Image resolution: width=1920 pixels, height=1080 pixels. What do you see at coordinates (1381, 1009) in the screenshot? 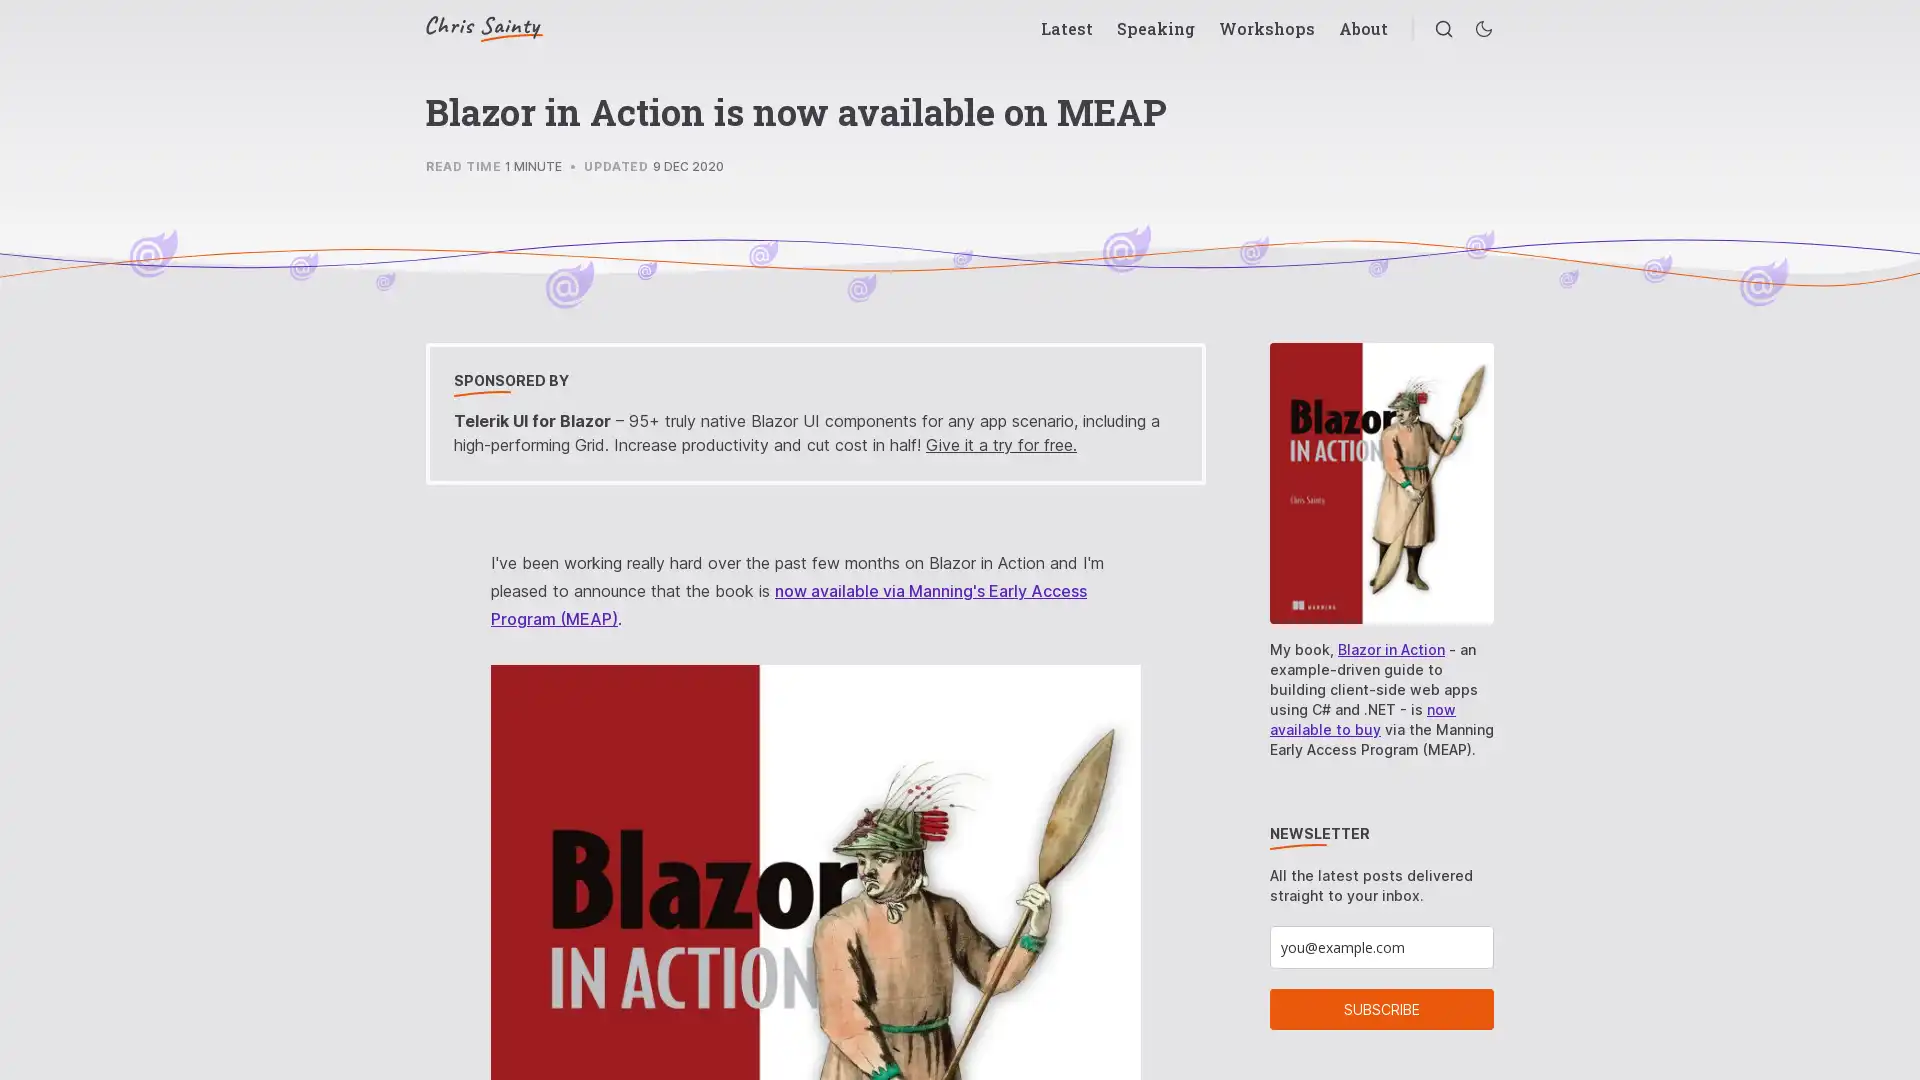
I see `SUBSCRIBE` at bounding box center [1381, 1009].